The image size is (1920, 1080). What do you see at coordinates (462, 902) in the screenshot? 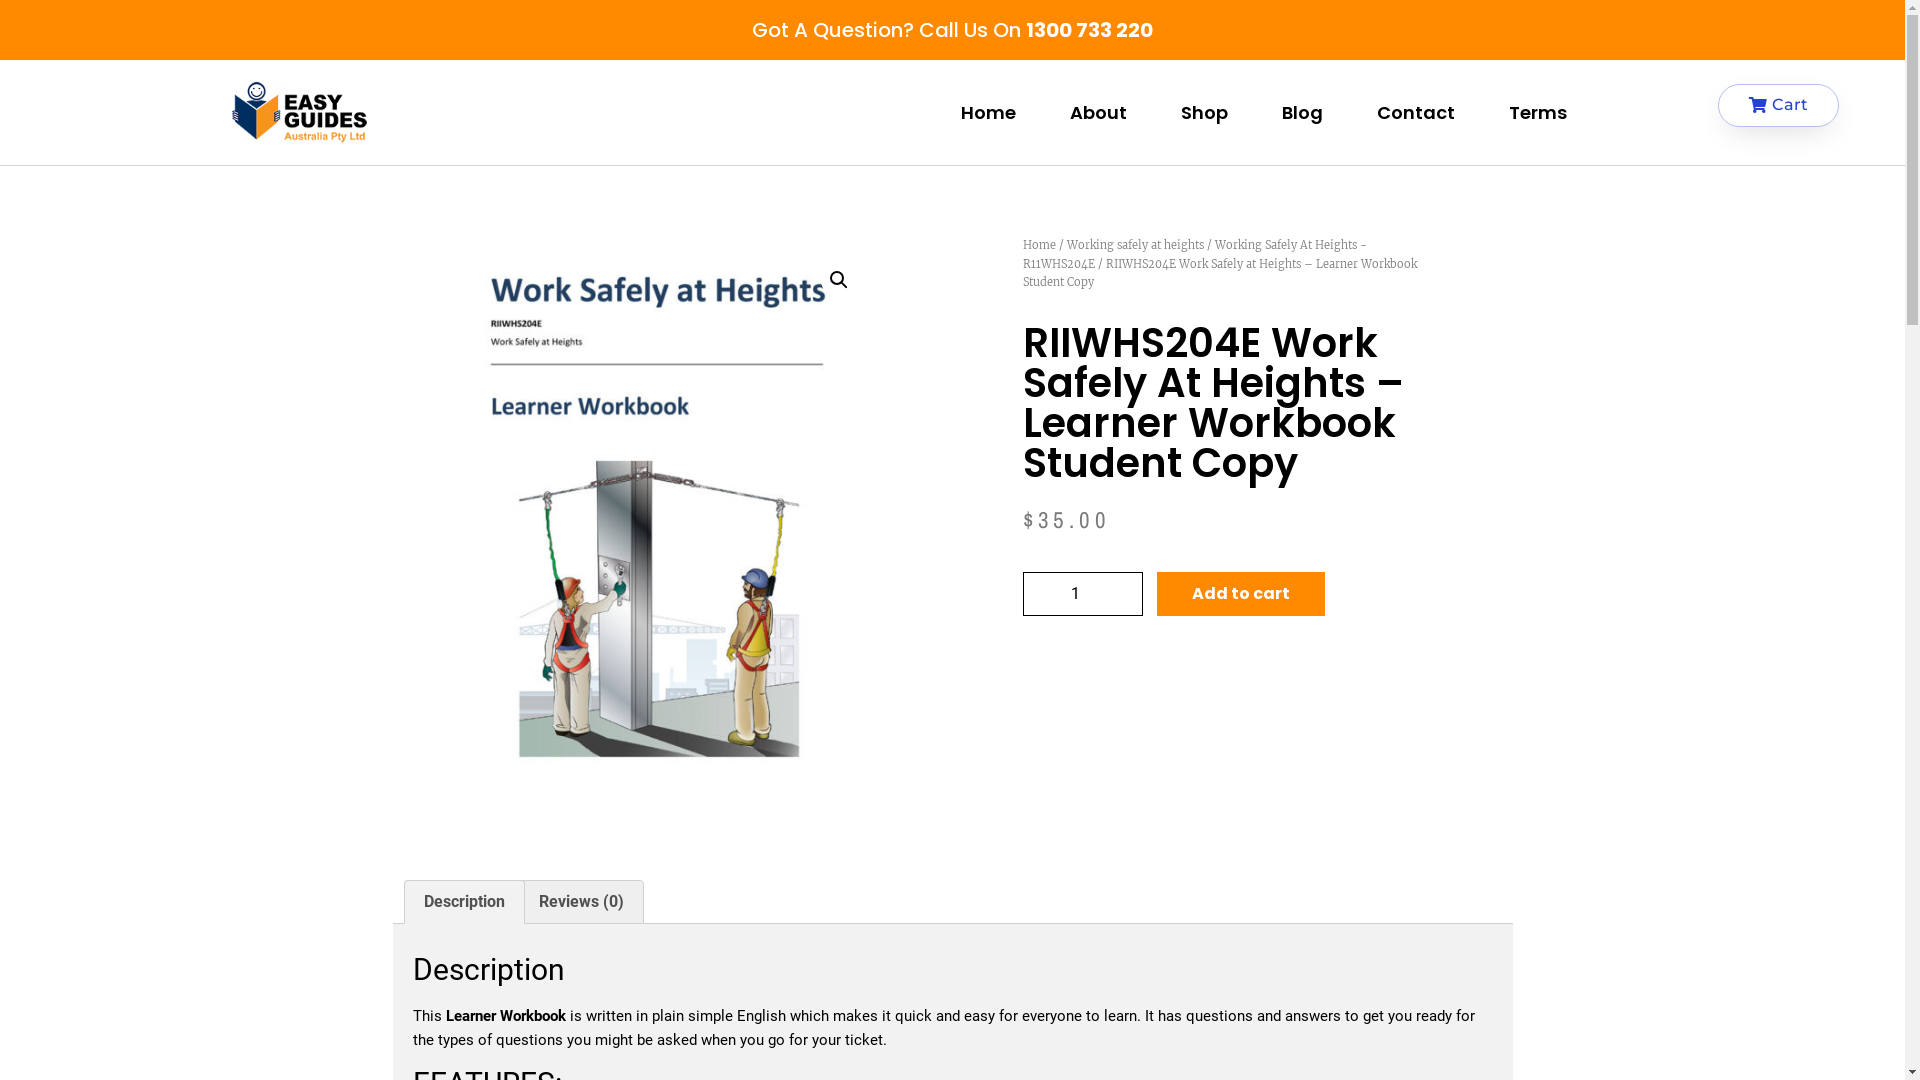
I see `'Description'` at bounding box center [462, 902].